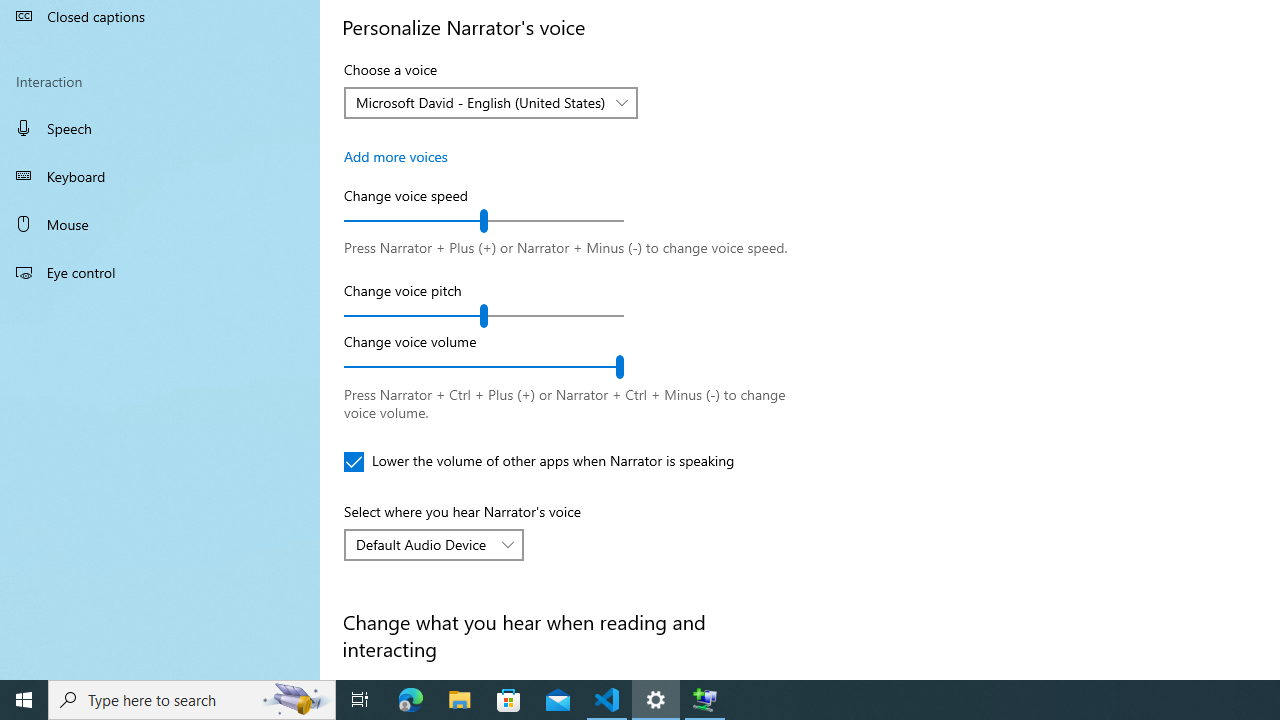 The height and width of the screenshot is (720, 1280). What do you see at coordinates (484, 367) in the screenshot?
I see `'Change voice volume'` at bounding box center [484, 367].